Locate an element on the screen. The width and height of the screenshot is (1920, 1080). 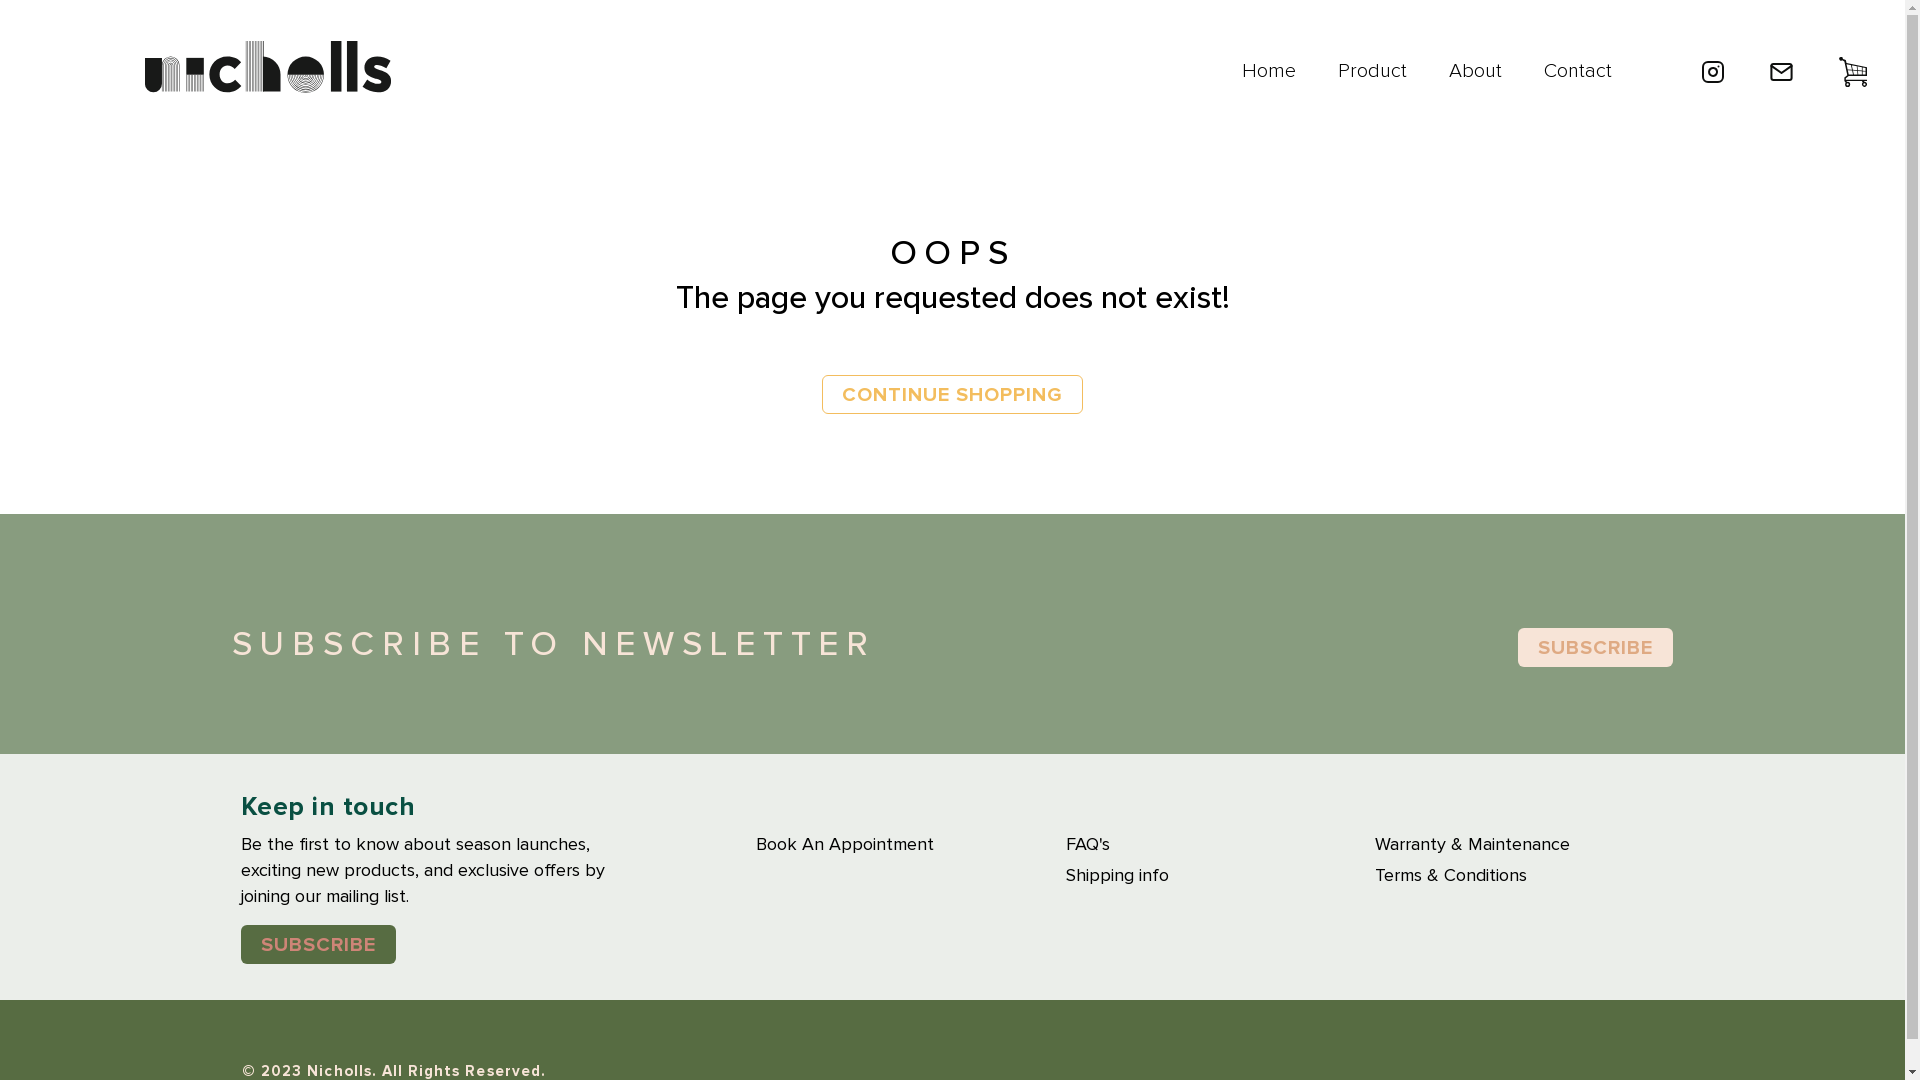
'Home' is located at coordinates (1267, 72).